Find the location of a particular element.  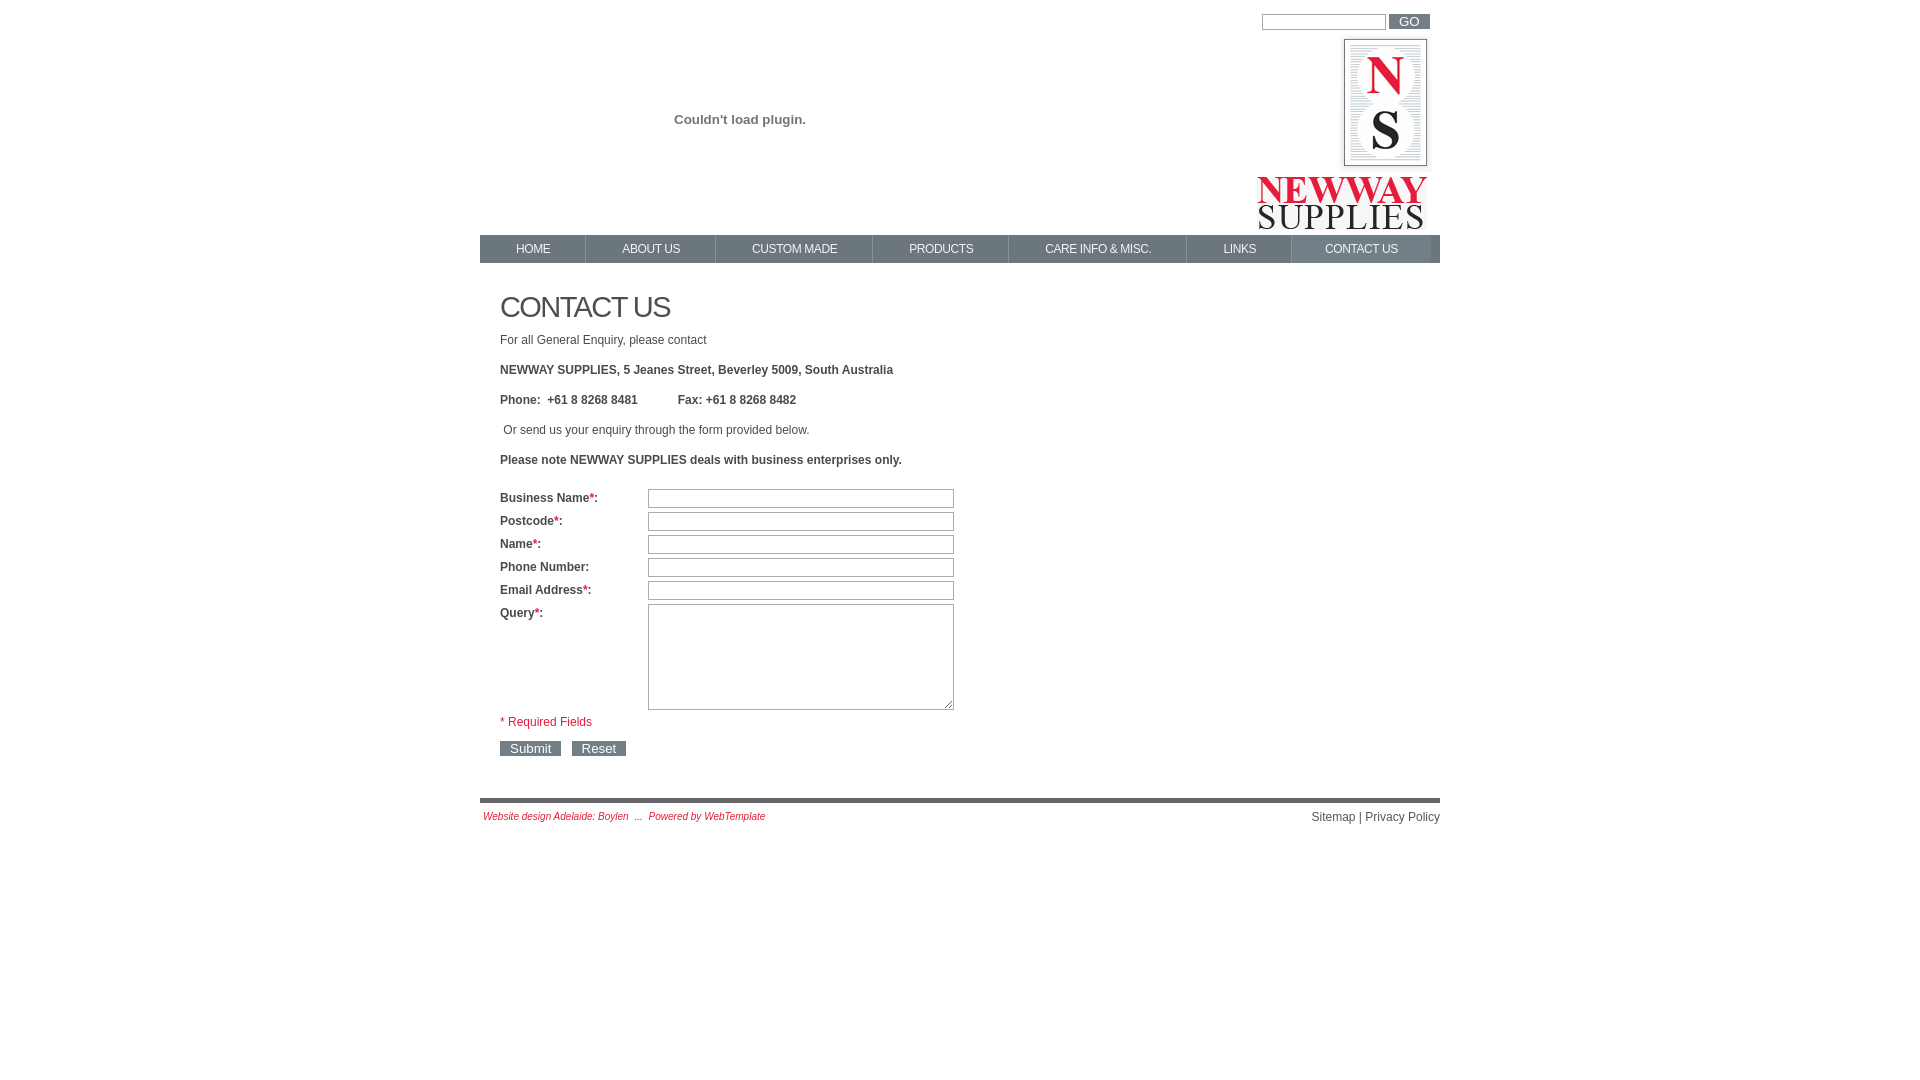

'GO' is located at coordinates (1408, 21).